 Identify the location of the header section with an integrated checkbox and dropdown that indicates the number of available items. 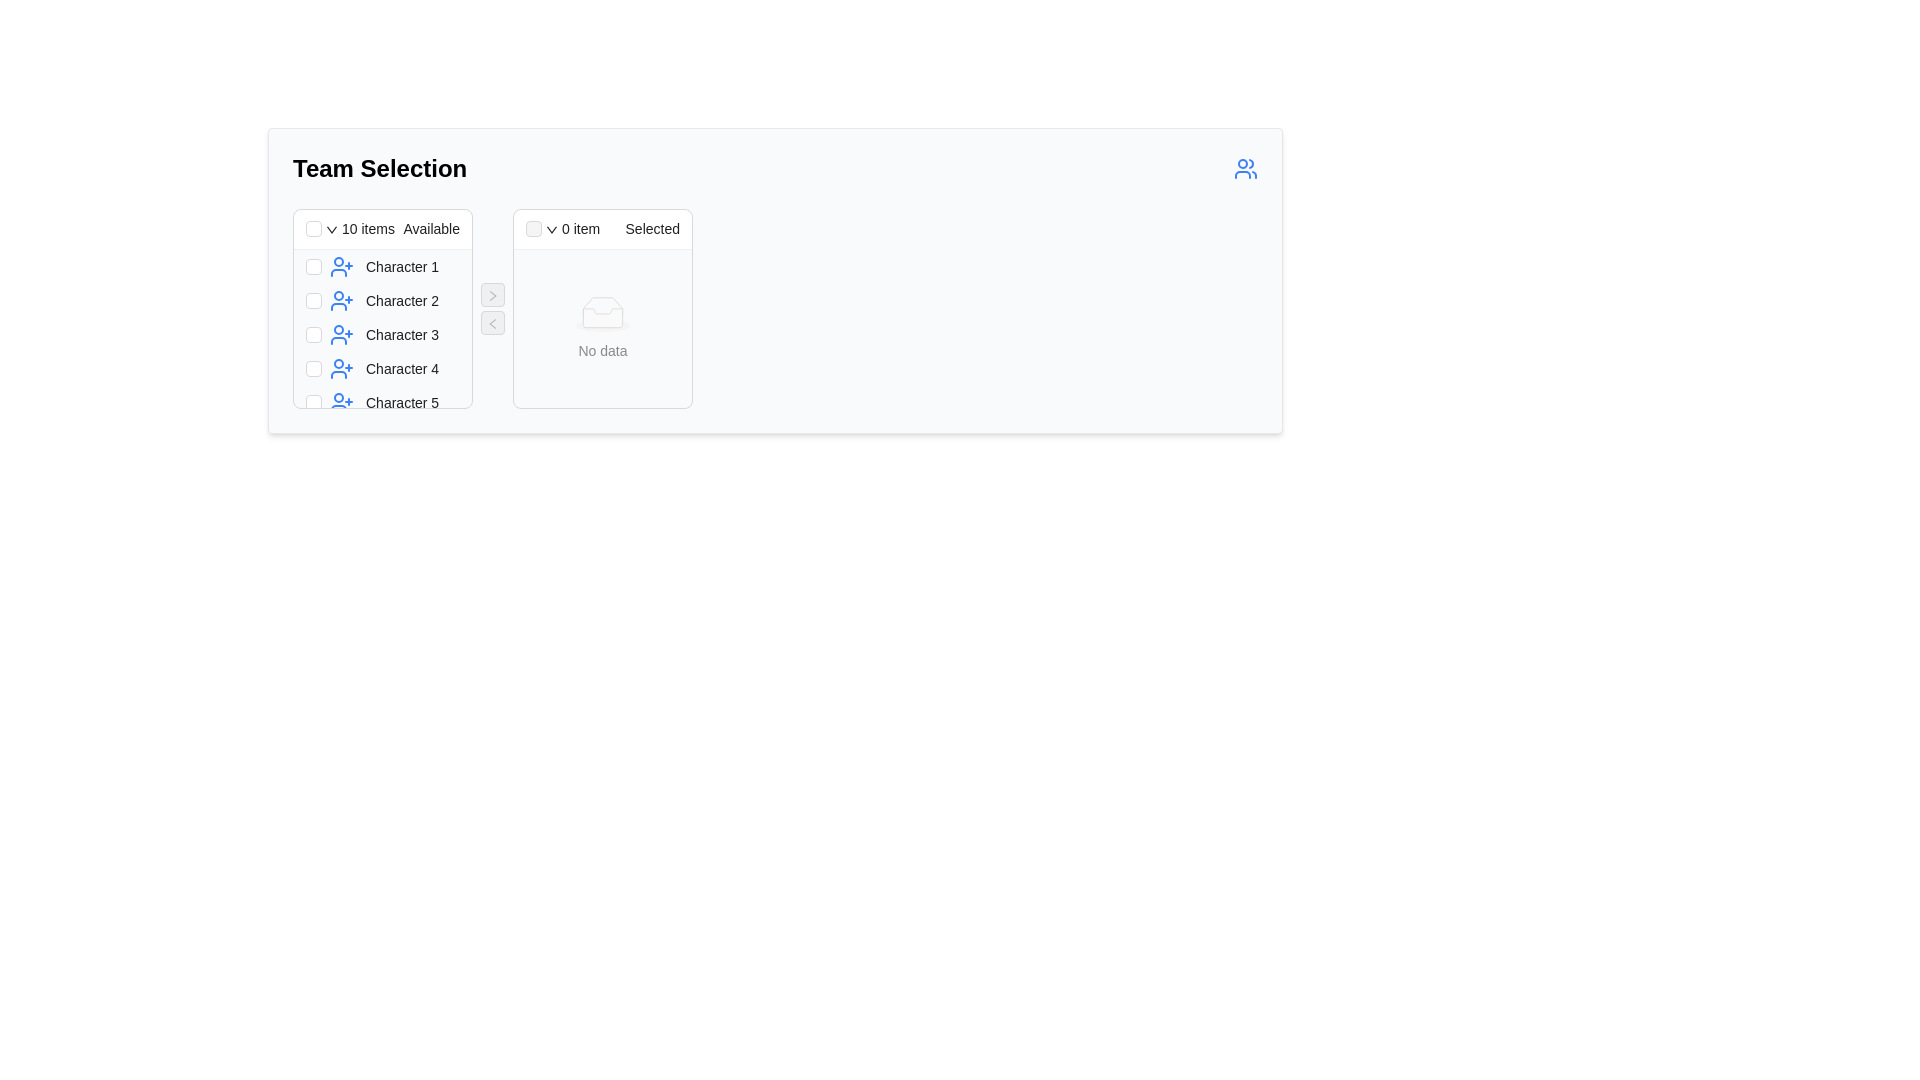
(383, 229).